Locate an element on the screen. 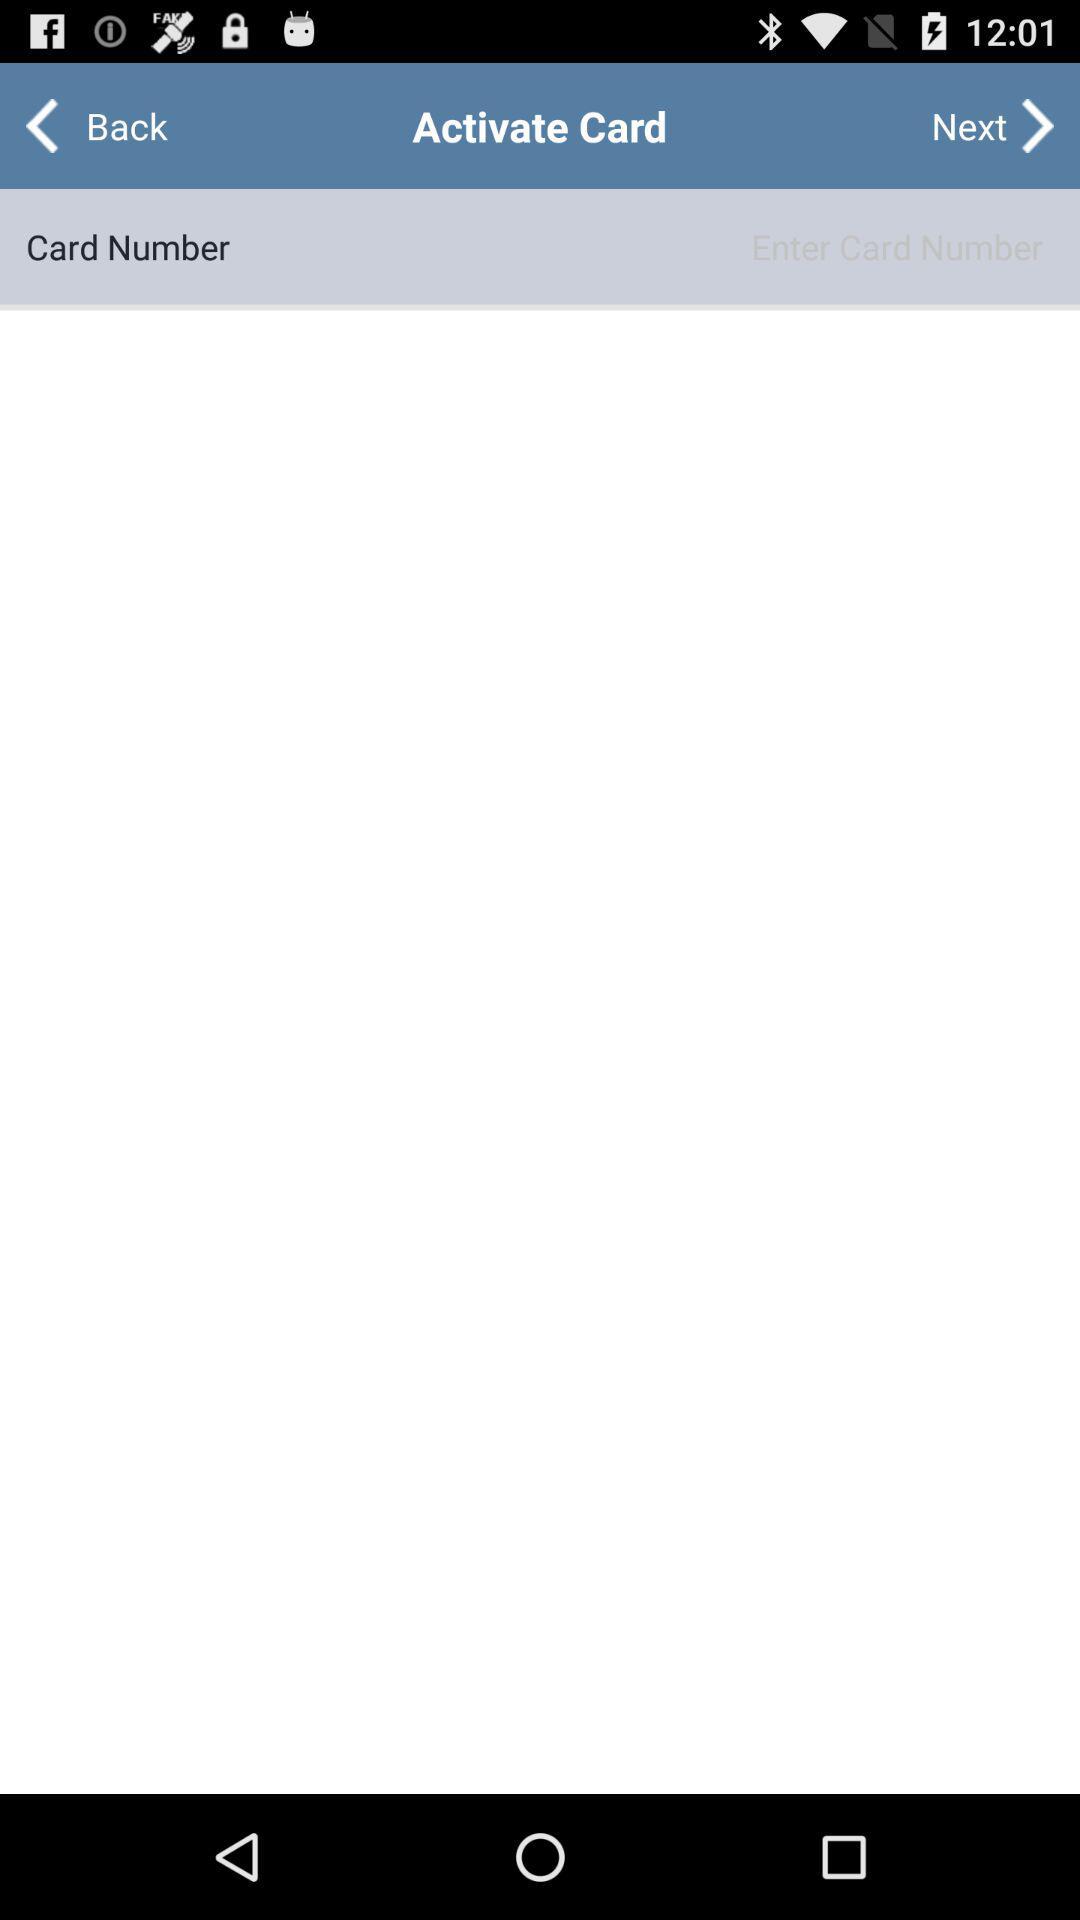 Image resolution: width=1080 pixels, height=1920 pixels. item below the next is located at coordinates (641, 245).